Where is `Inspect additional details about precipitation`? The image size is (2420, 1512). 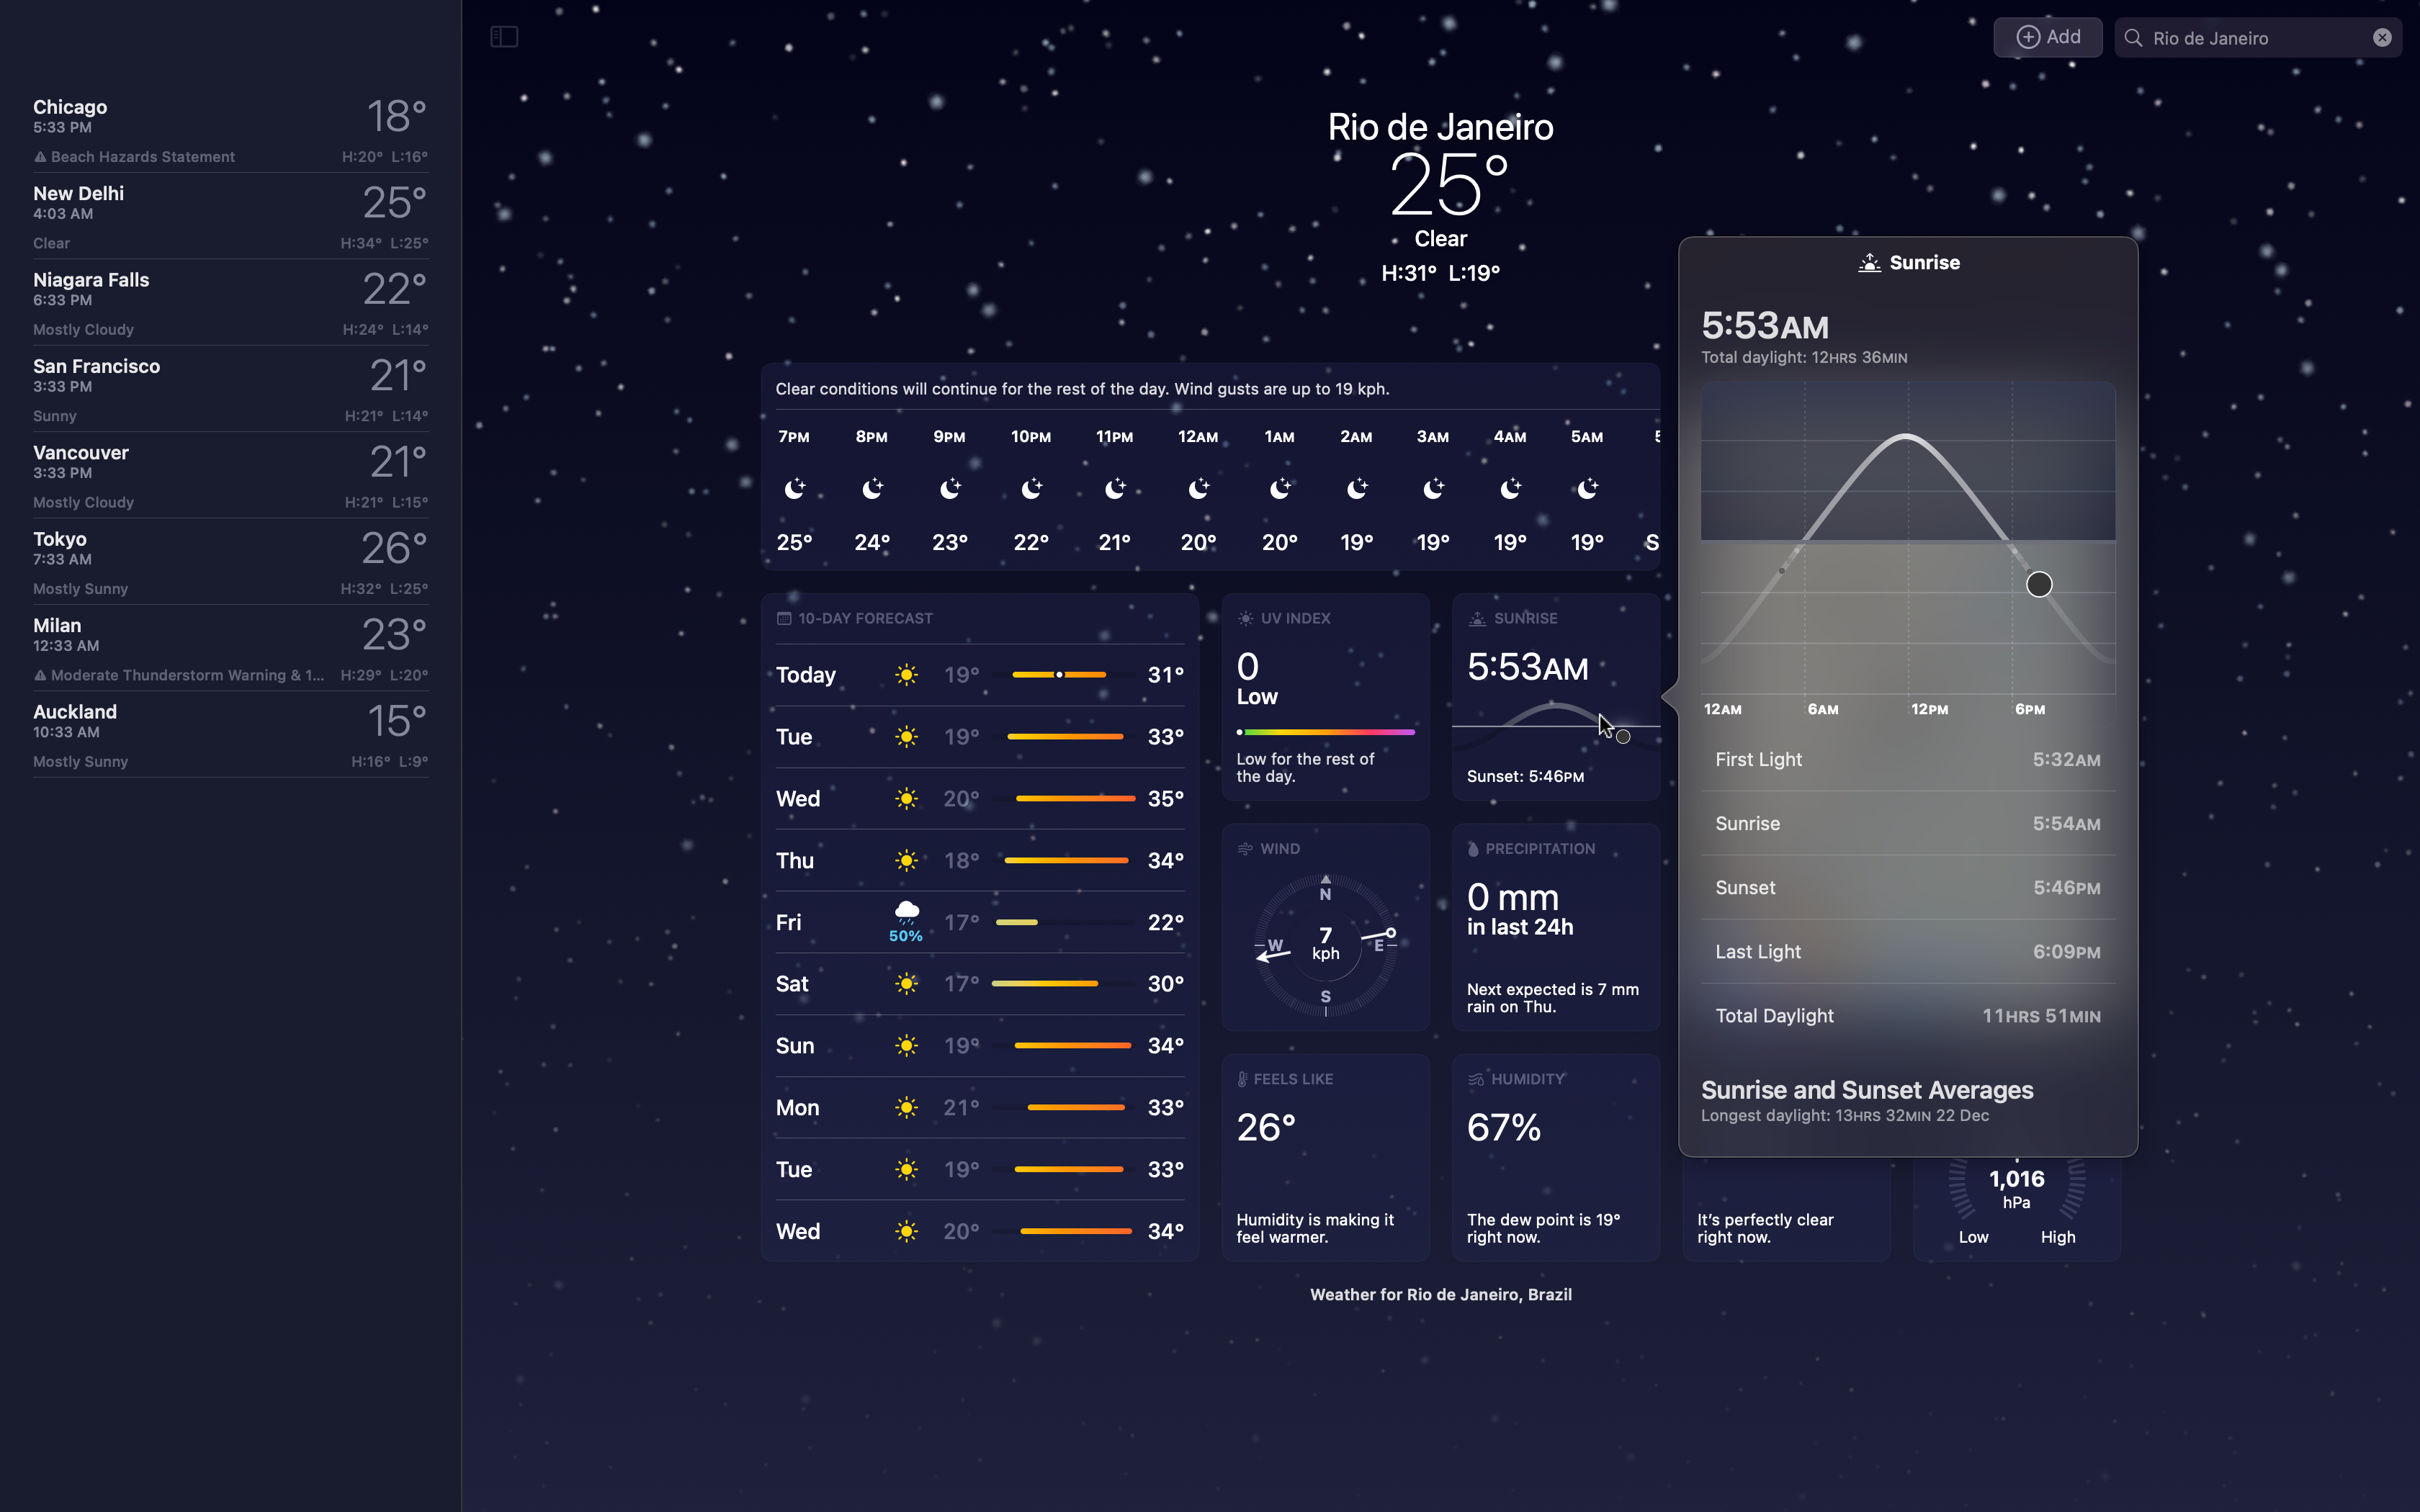 Inspect additional details about precipitation is located at coordinates (1553, 926).